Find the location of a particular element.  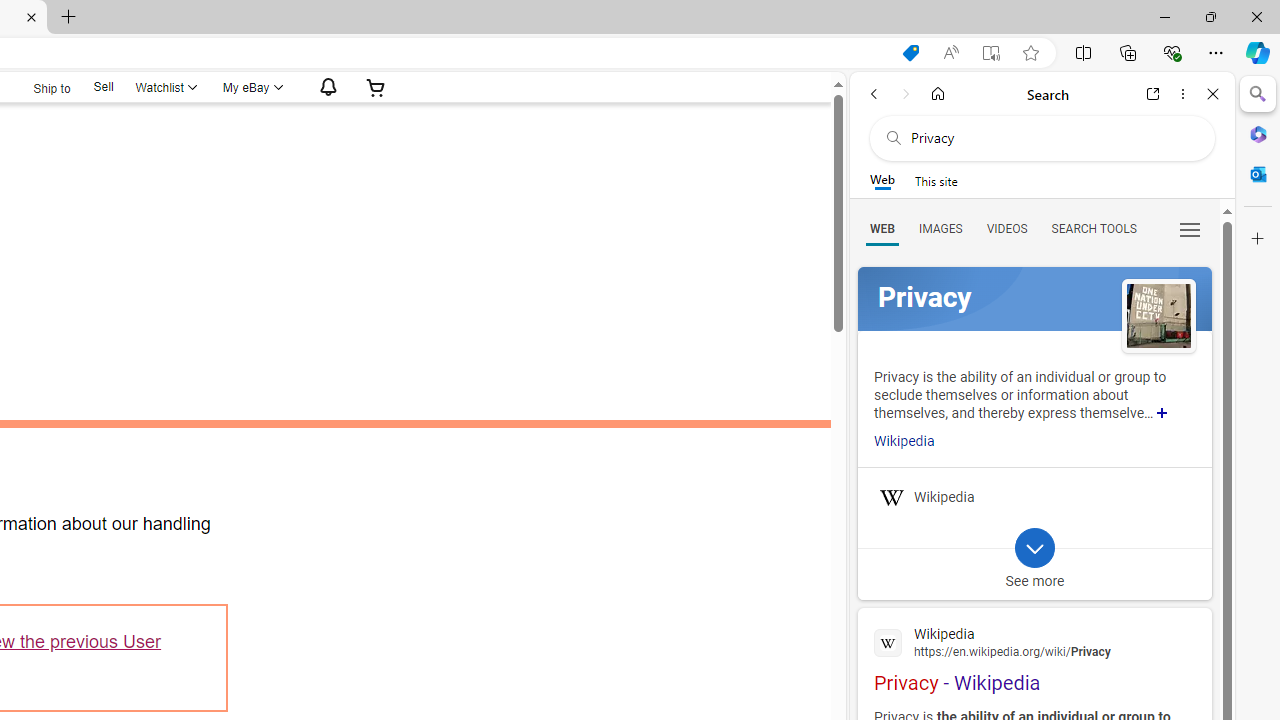

'Sell' is located at coordinates (102, 86).